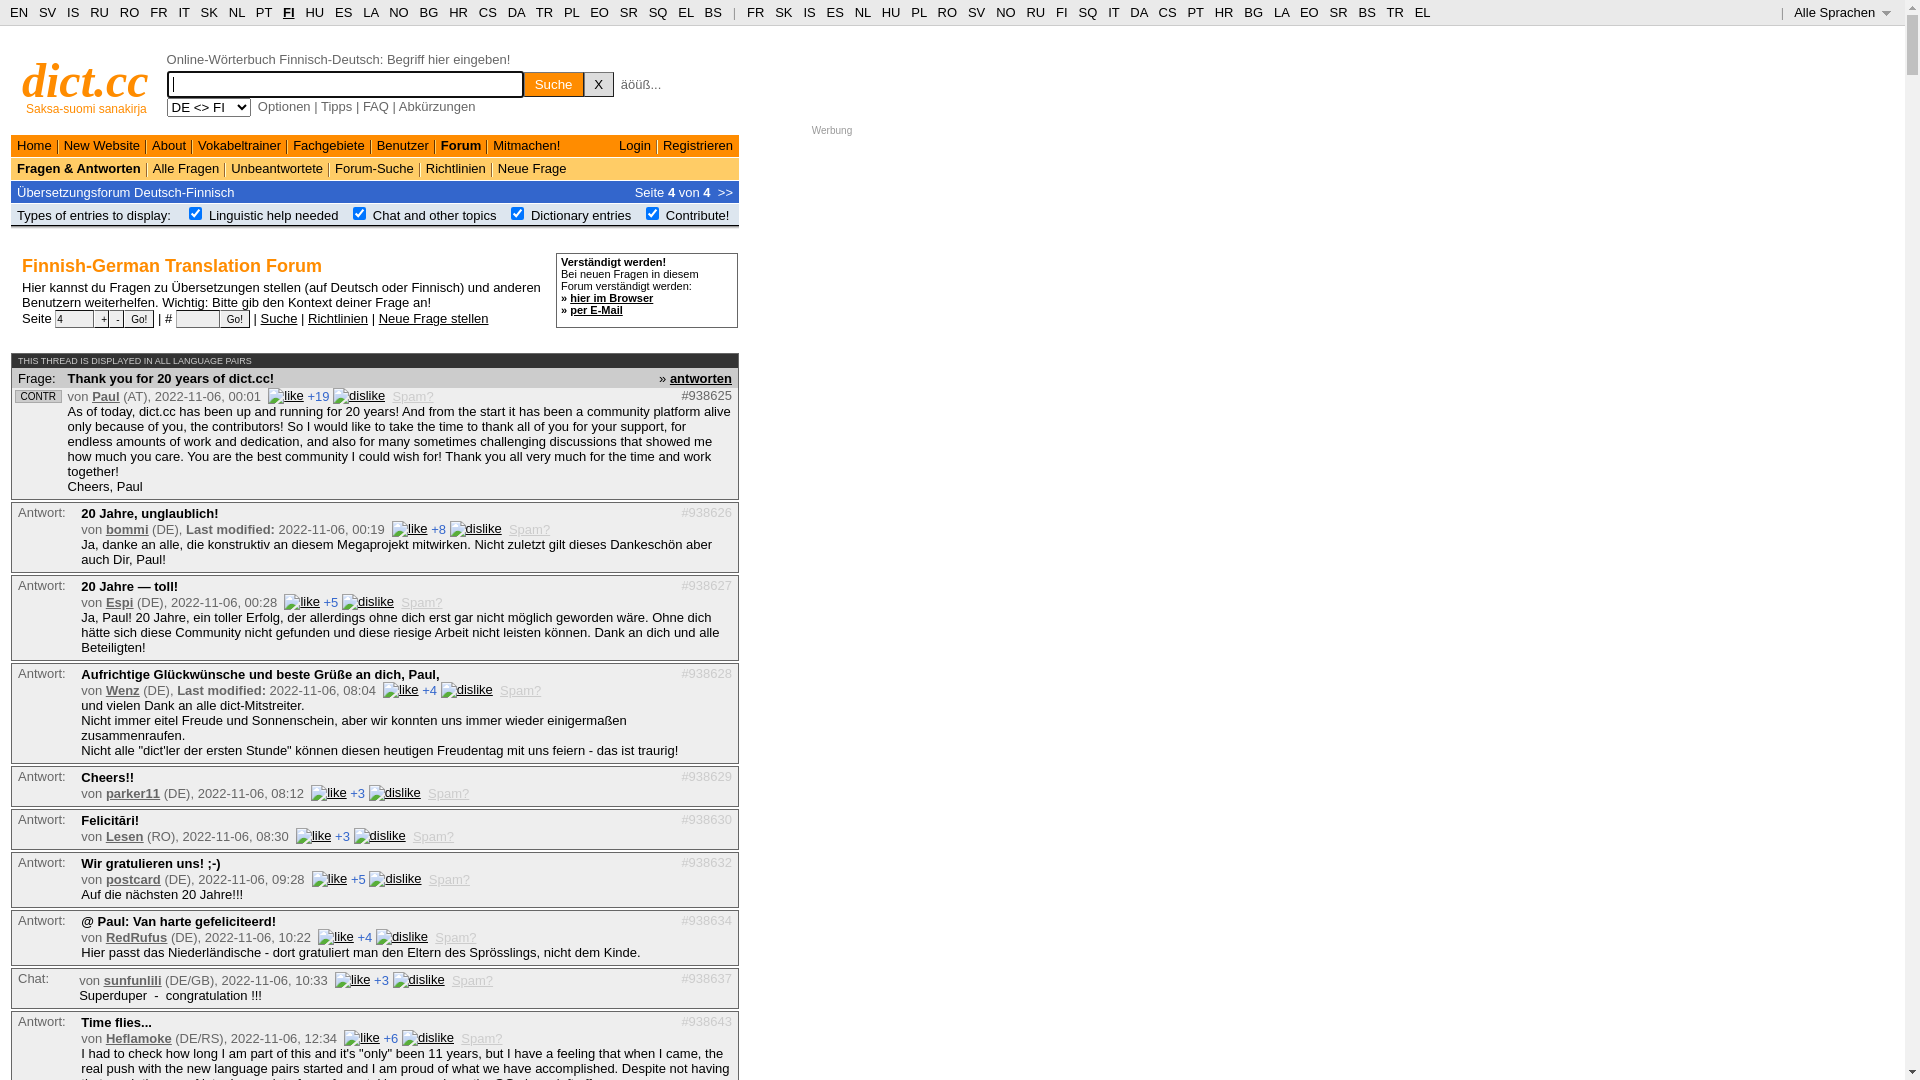  What do you see at coordinates (917, 12) in the screenshot?
I see `'PL'` at bounding box center [917, 12].